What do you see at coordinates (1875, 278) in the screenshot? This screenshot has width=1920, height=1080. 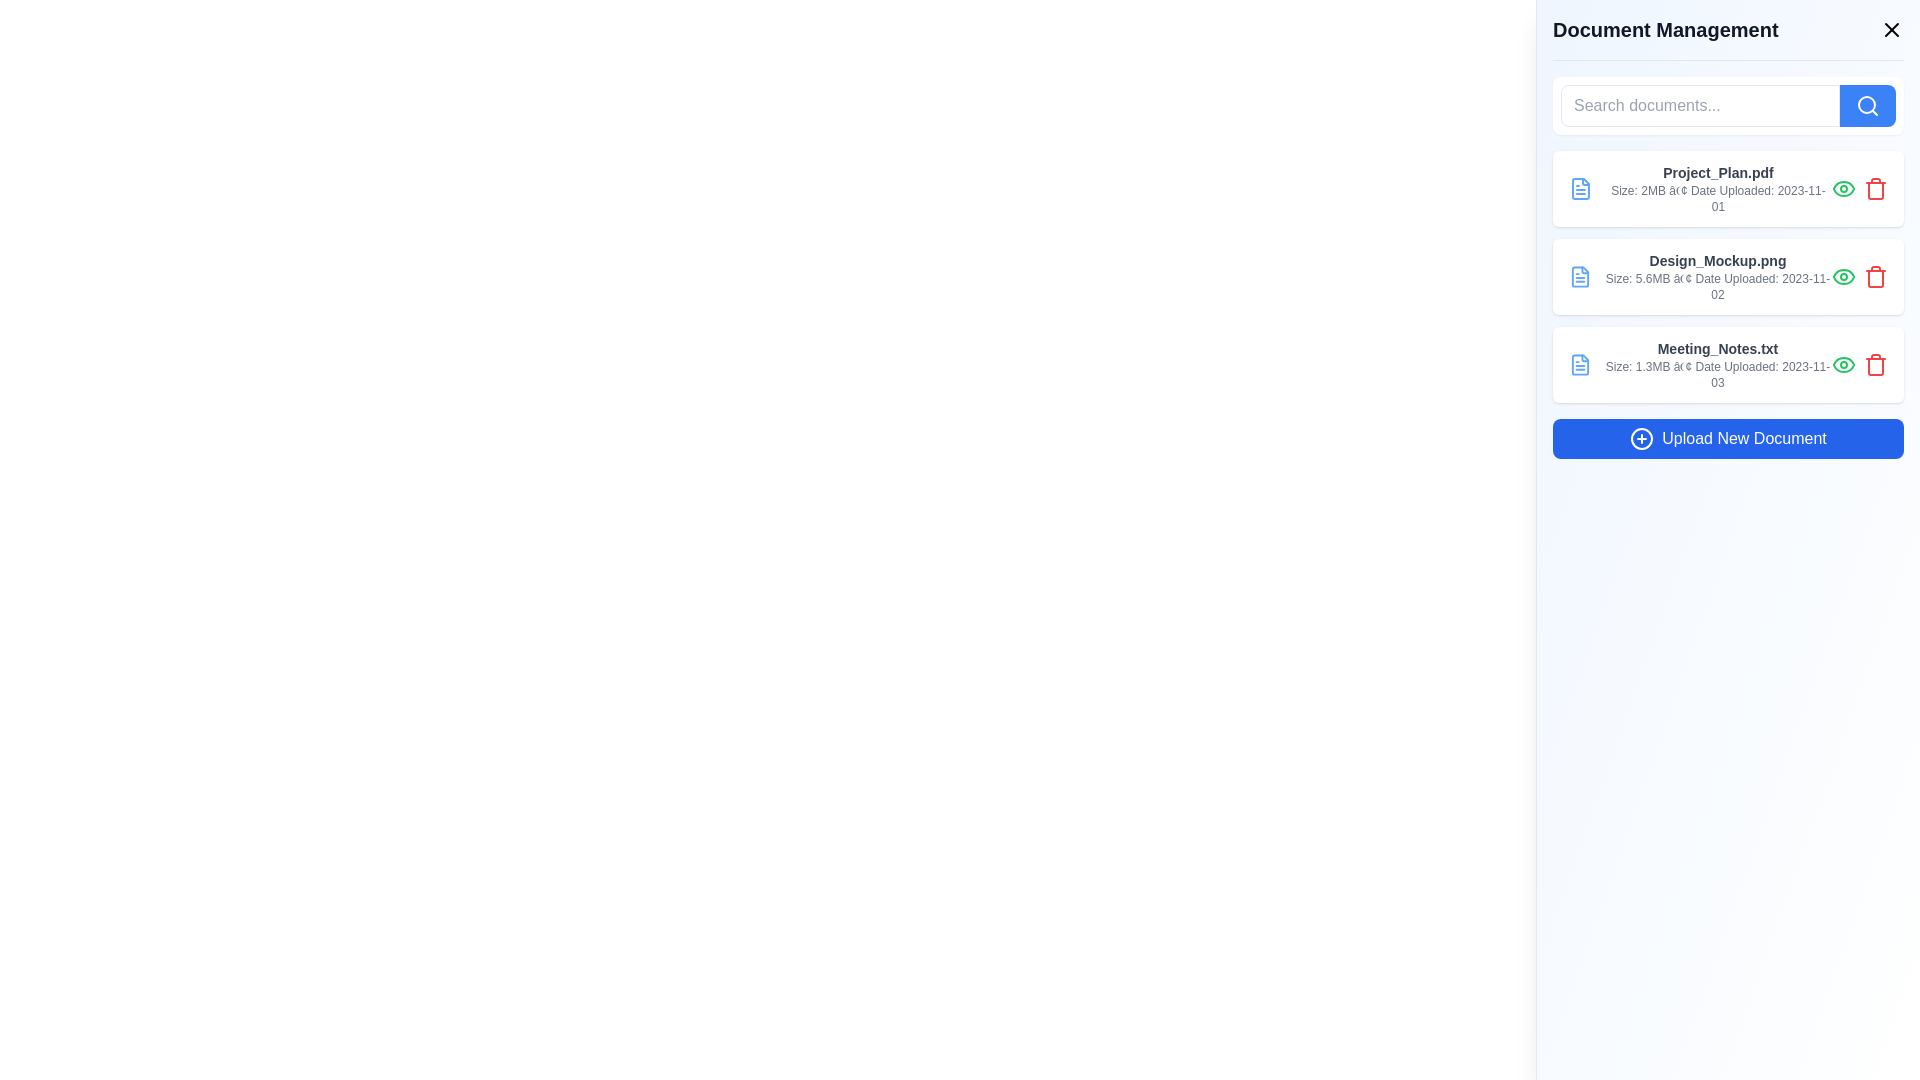 I see `the delete icon/button for the file 'Design_Mockup.png'` at bounding box center [1875, 278].